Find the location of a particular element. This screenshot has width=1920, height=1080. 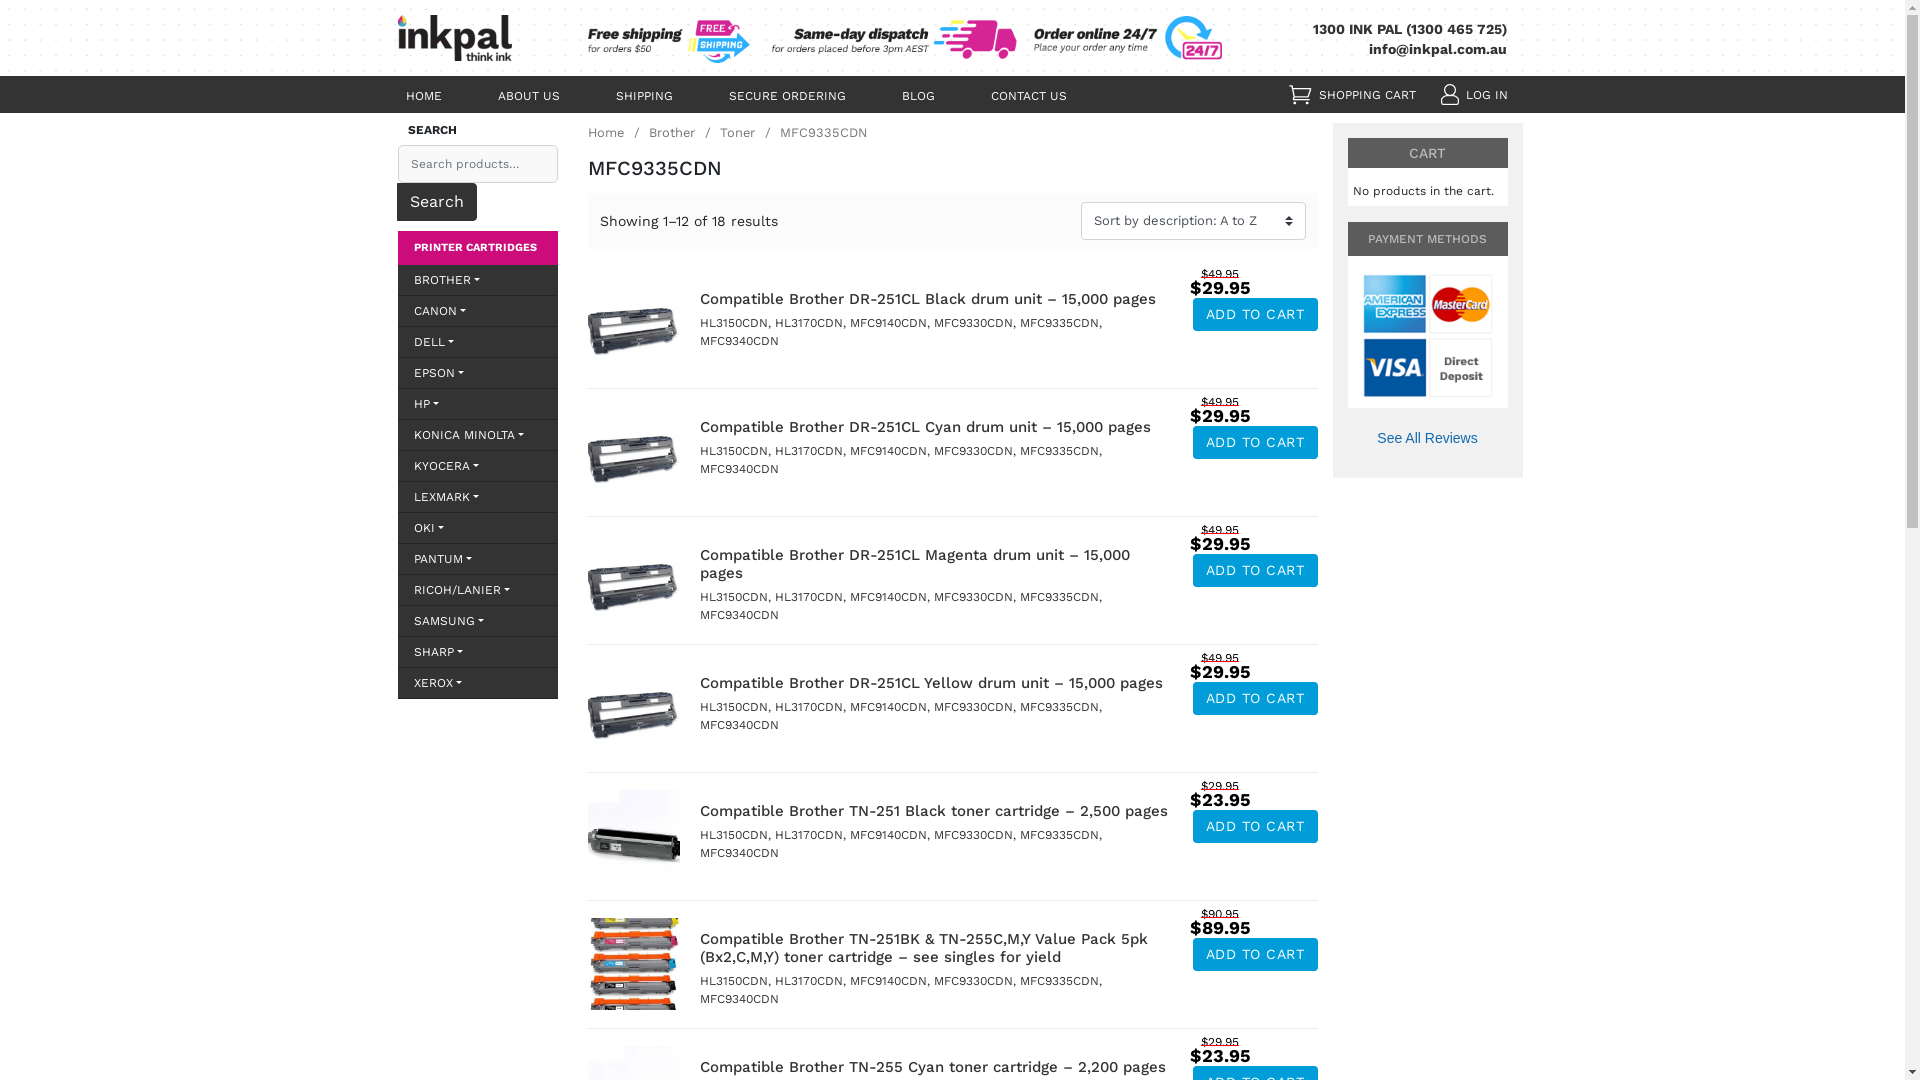

'MFC9140CDN' is located at coordinates (887, 322).